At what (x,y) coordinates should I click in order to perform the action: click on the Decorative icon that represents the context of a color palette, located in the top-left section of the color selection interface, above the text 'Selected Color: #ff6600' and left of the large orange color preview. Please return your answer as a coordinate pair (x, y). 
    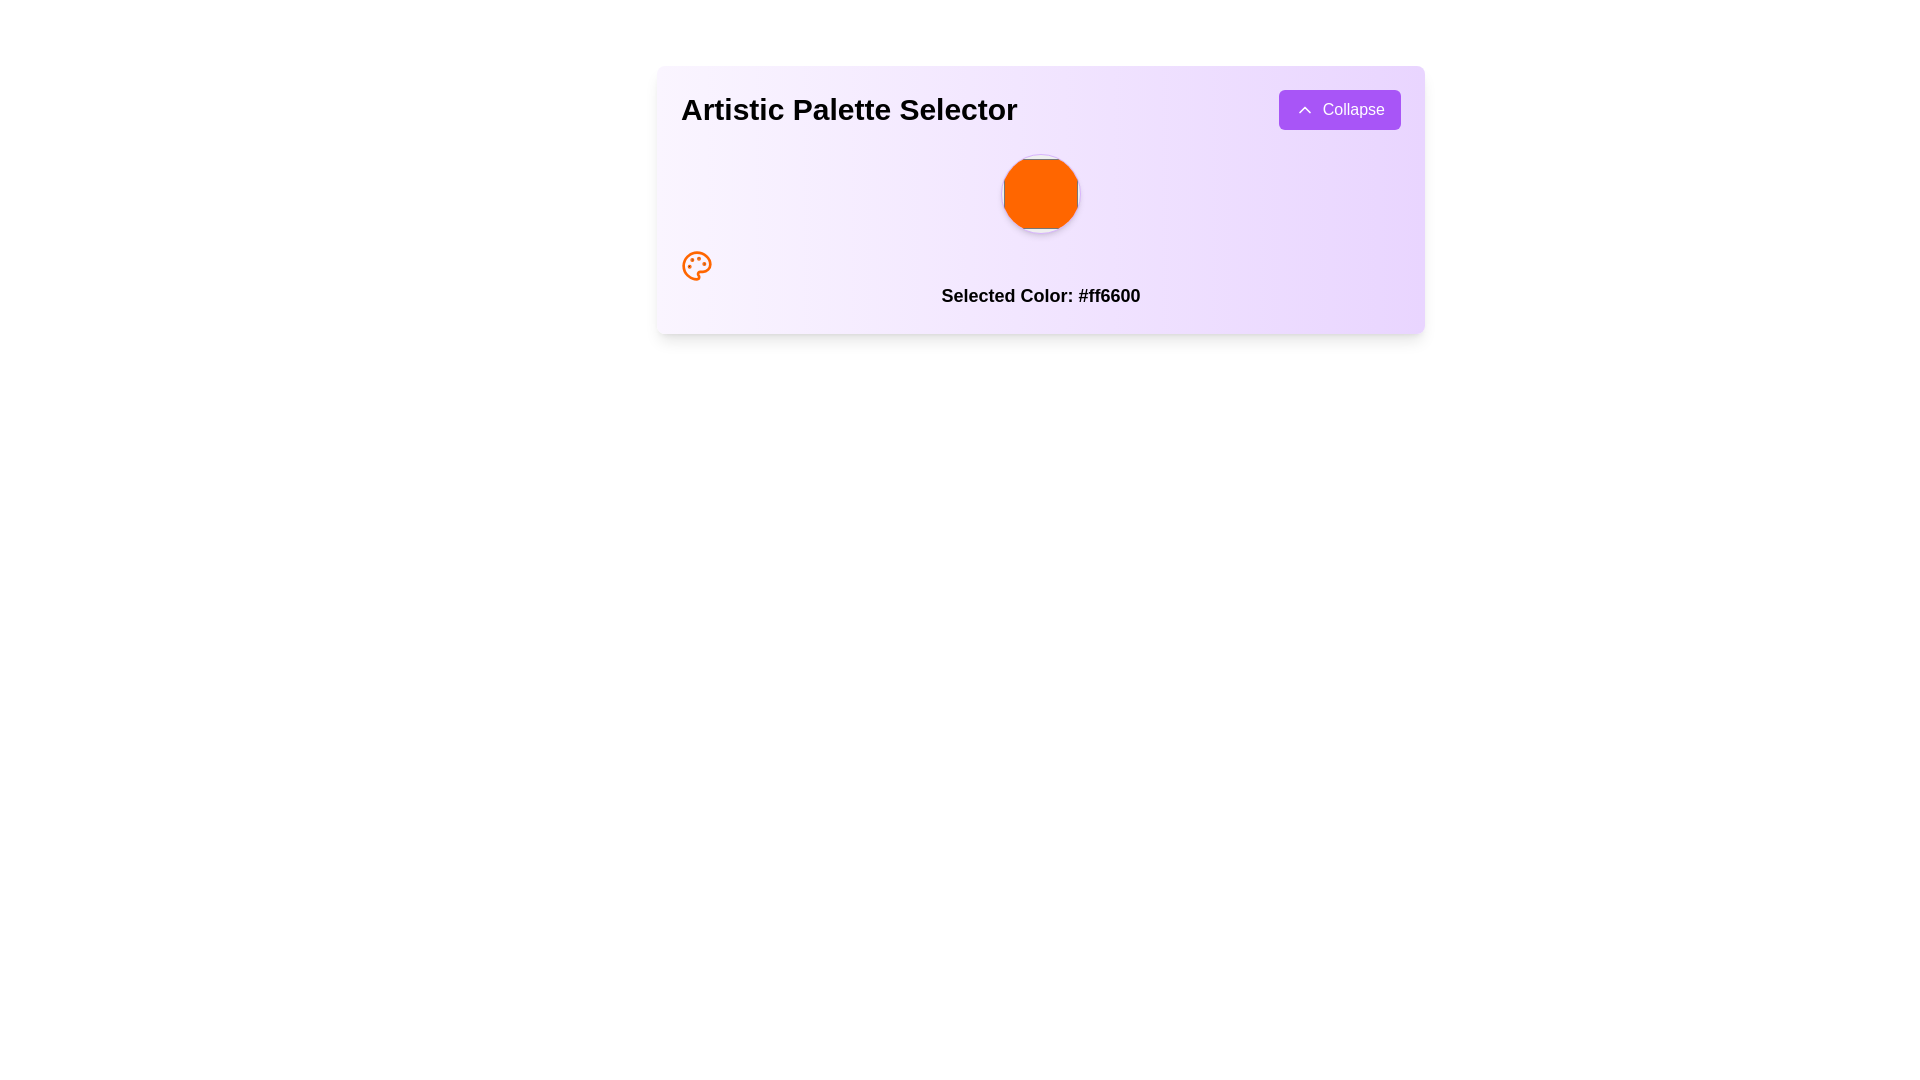
    Looking at the image, I should click on (696, 265).